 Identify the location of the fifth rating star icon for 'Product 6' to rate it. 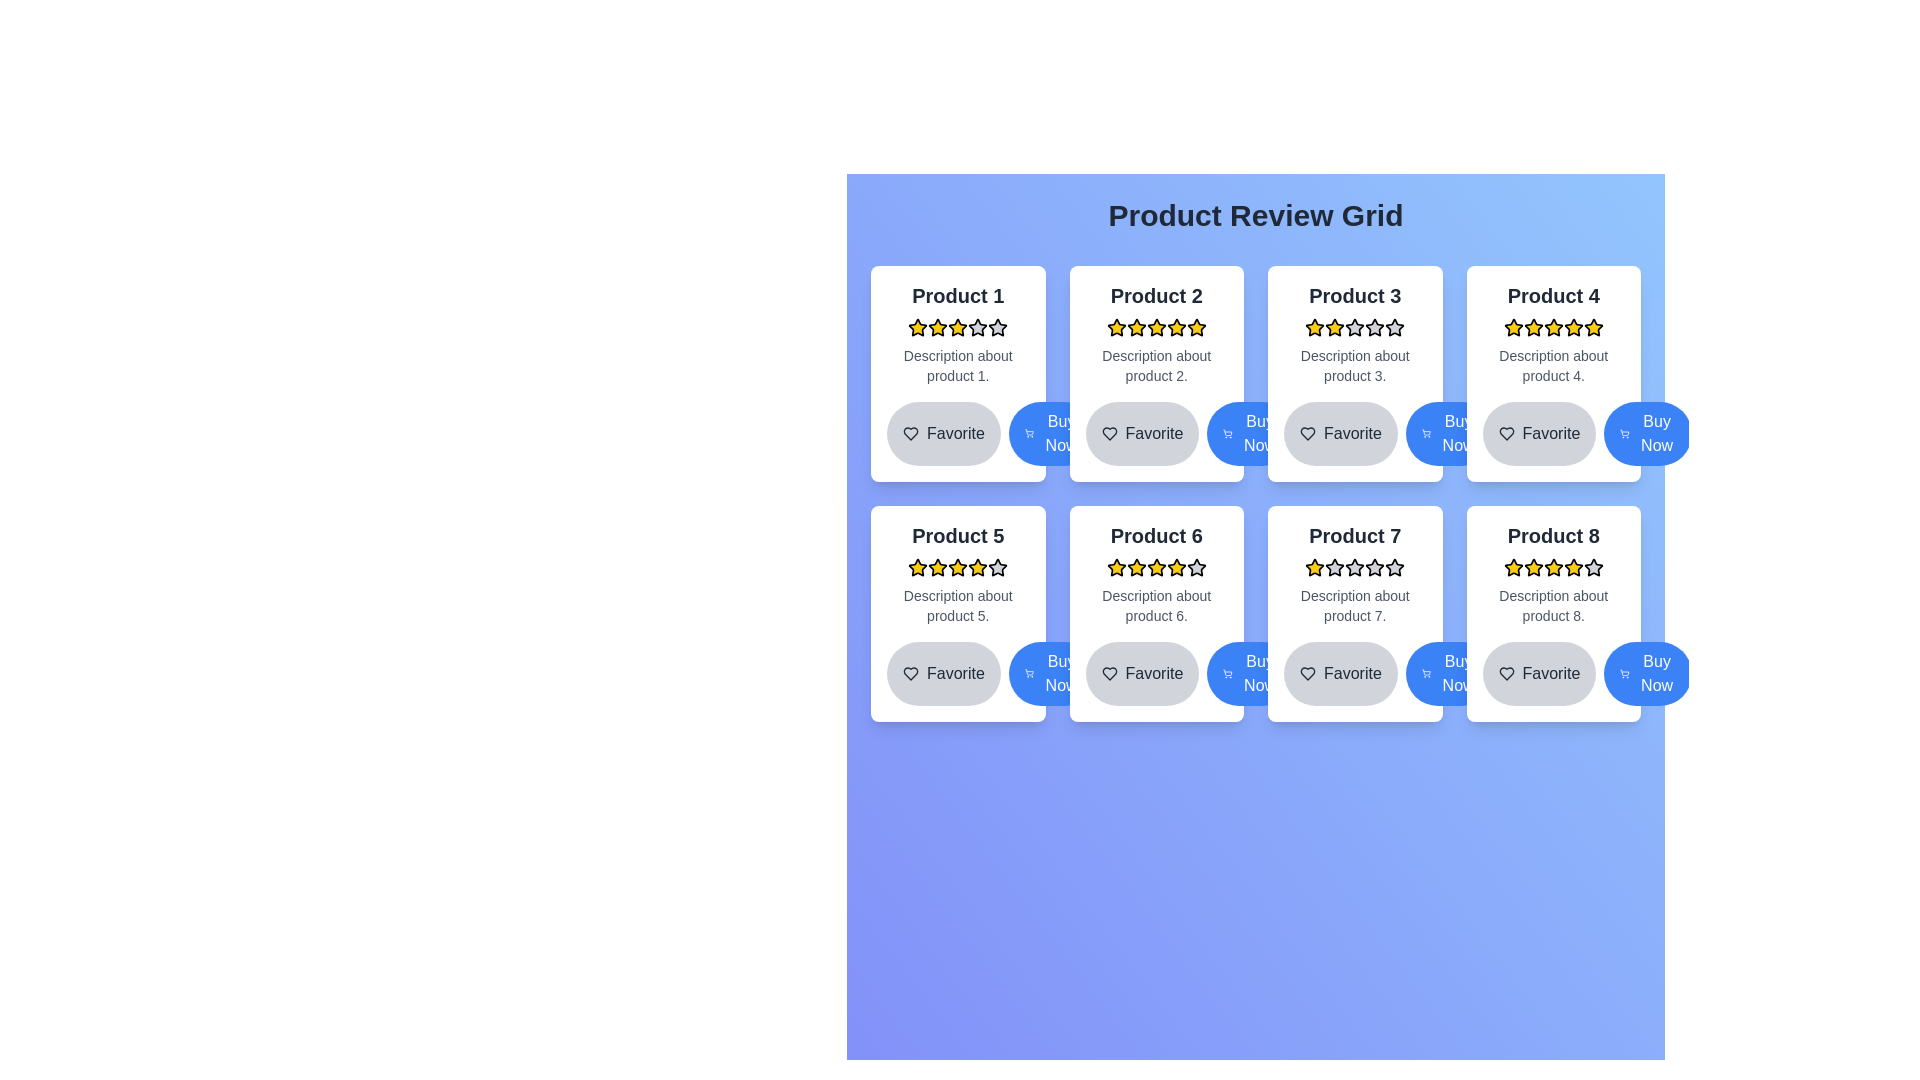
(1196, 567).